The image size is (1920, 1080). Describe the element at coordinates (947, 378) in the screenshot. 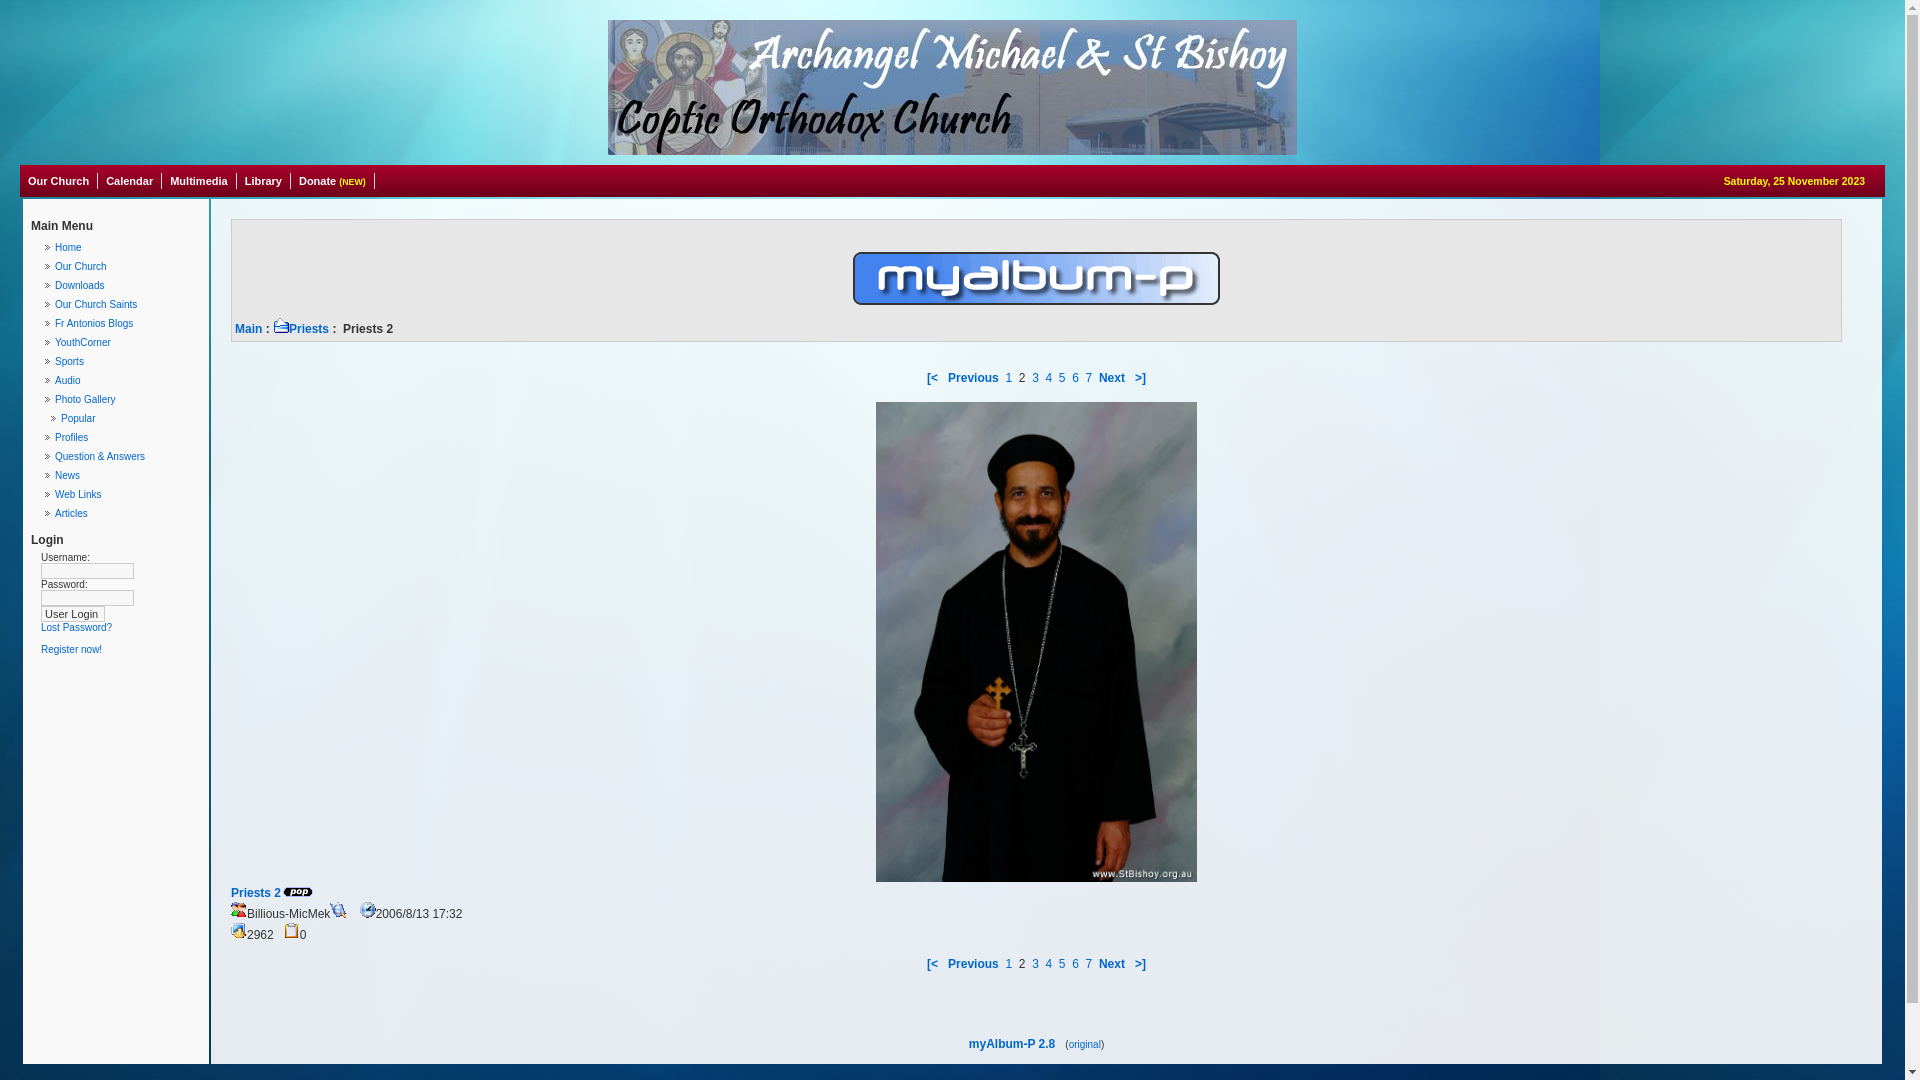

I see `'Previous'` at that location.